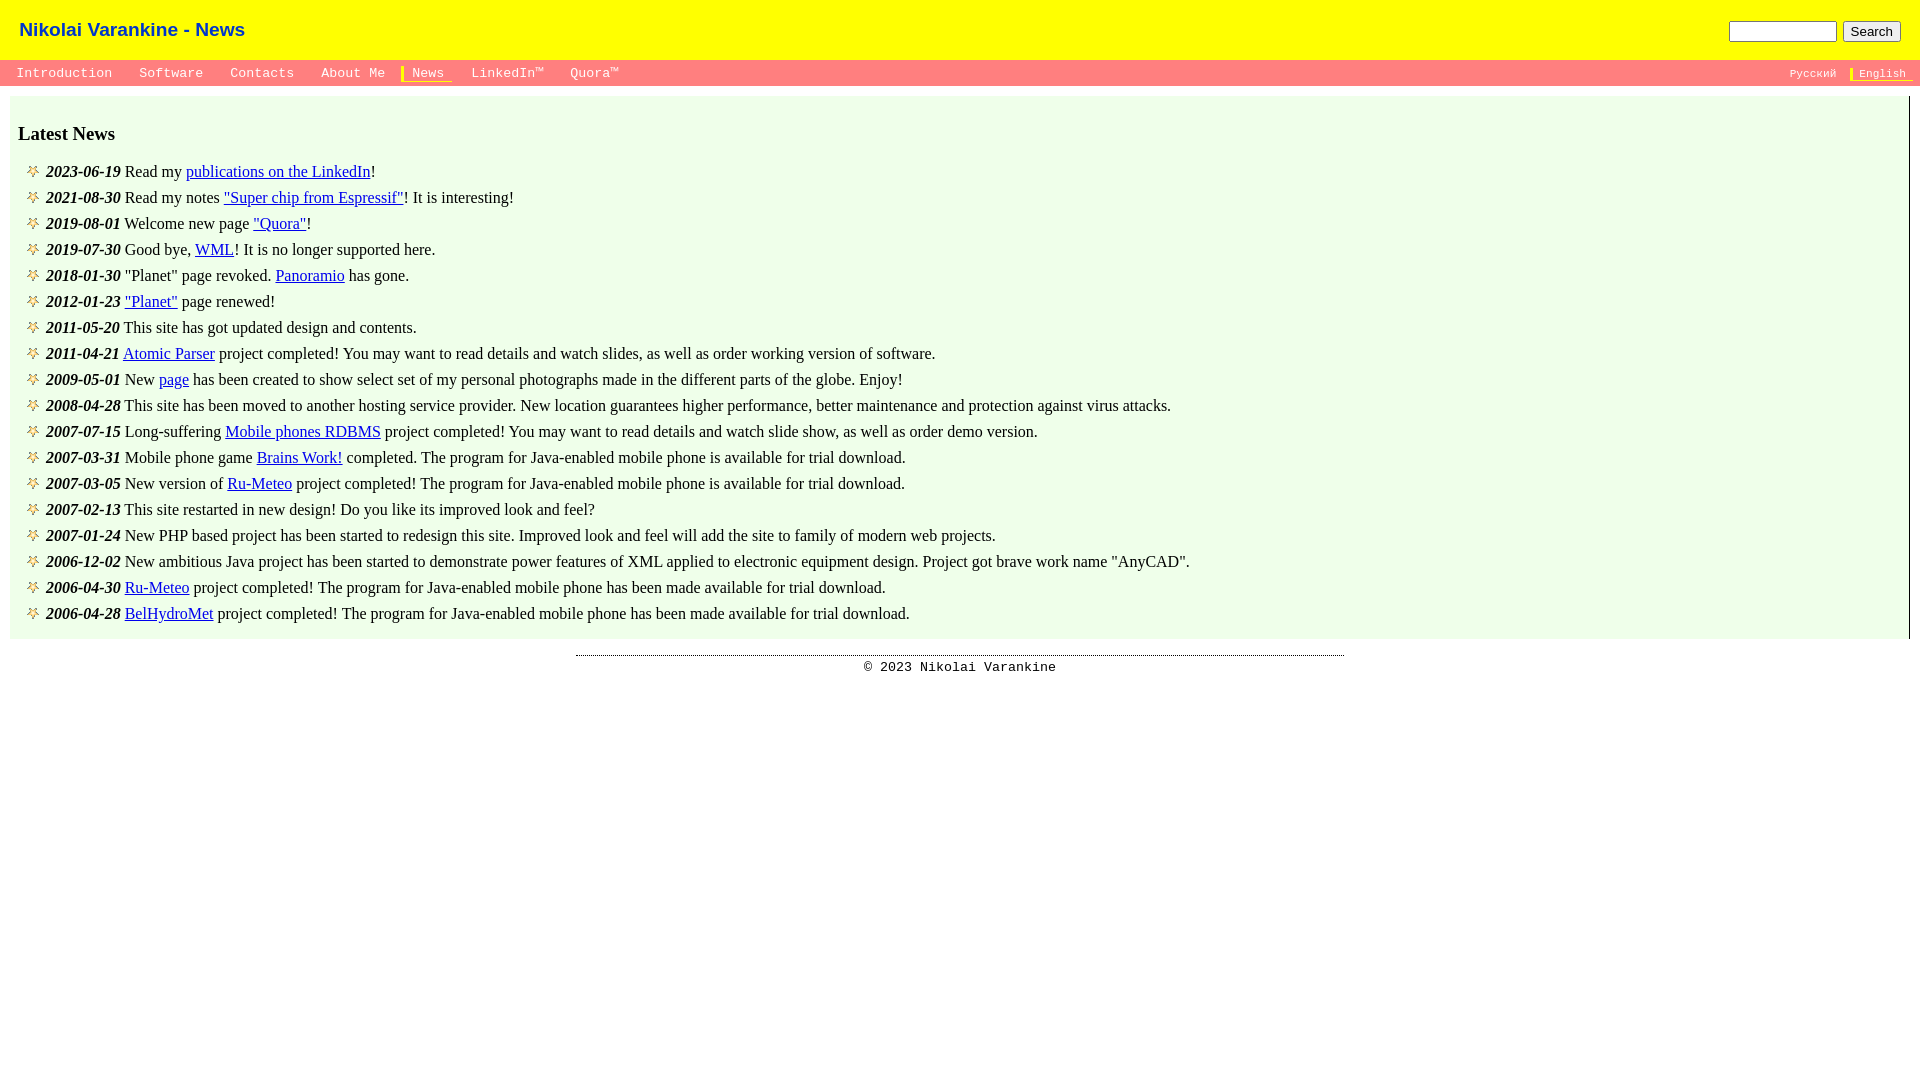 Image resolution: width=1920 pixels, height=1080 pixels. What do you see at coordinates (1880, 73) in the screenshot?
I see `' English '` at bounding box center [1880, 73].